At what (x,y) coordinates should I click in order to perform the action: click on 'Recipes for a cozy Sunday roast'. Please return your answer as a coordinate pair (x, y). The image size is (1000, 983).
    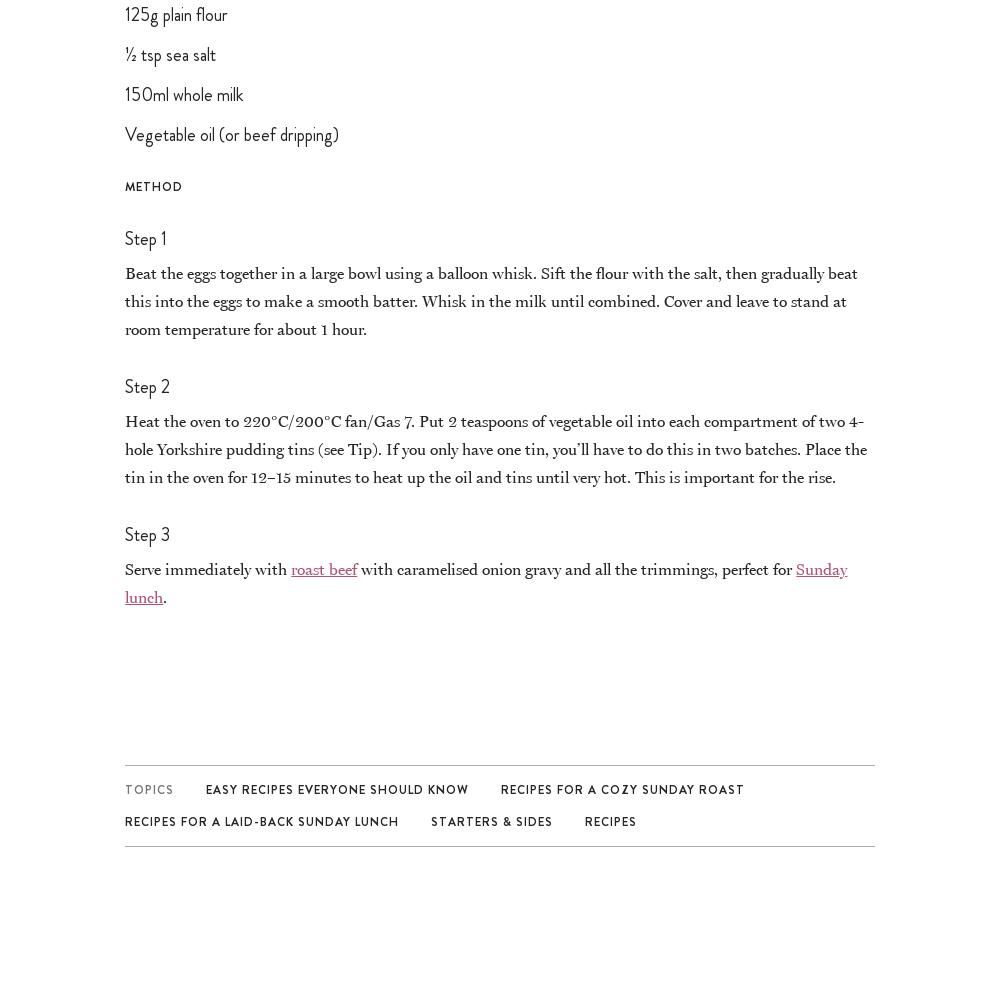
    Looking at the image, I should click on (622, 787).